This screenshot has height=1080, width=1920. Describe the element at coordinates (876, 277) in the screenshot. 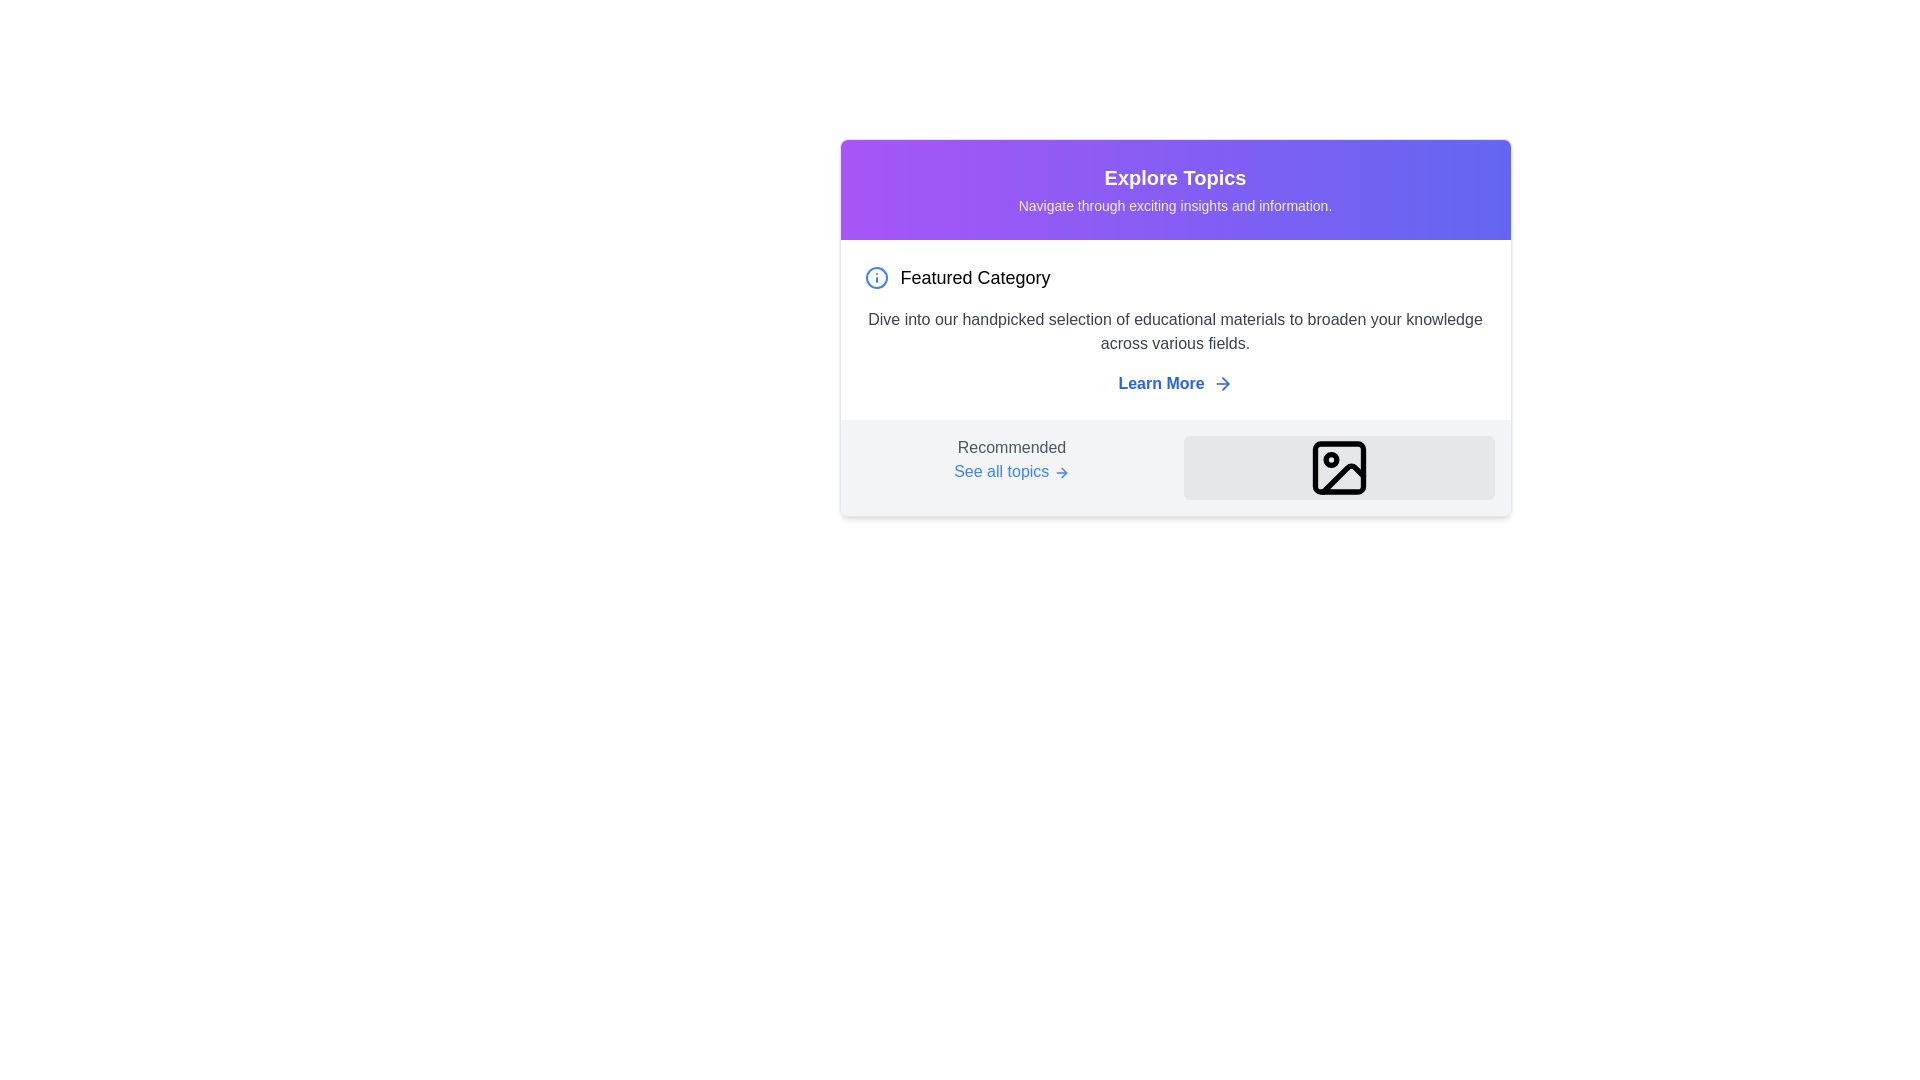

I see `the informational Icon located to the left of the 'Featured Category' text in the card-like interface` at that location.